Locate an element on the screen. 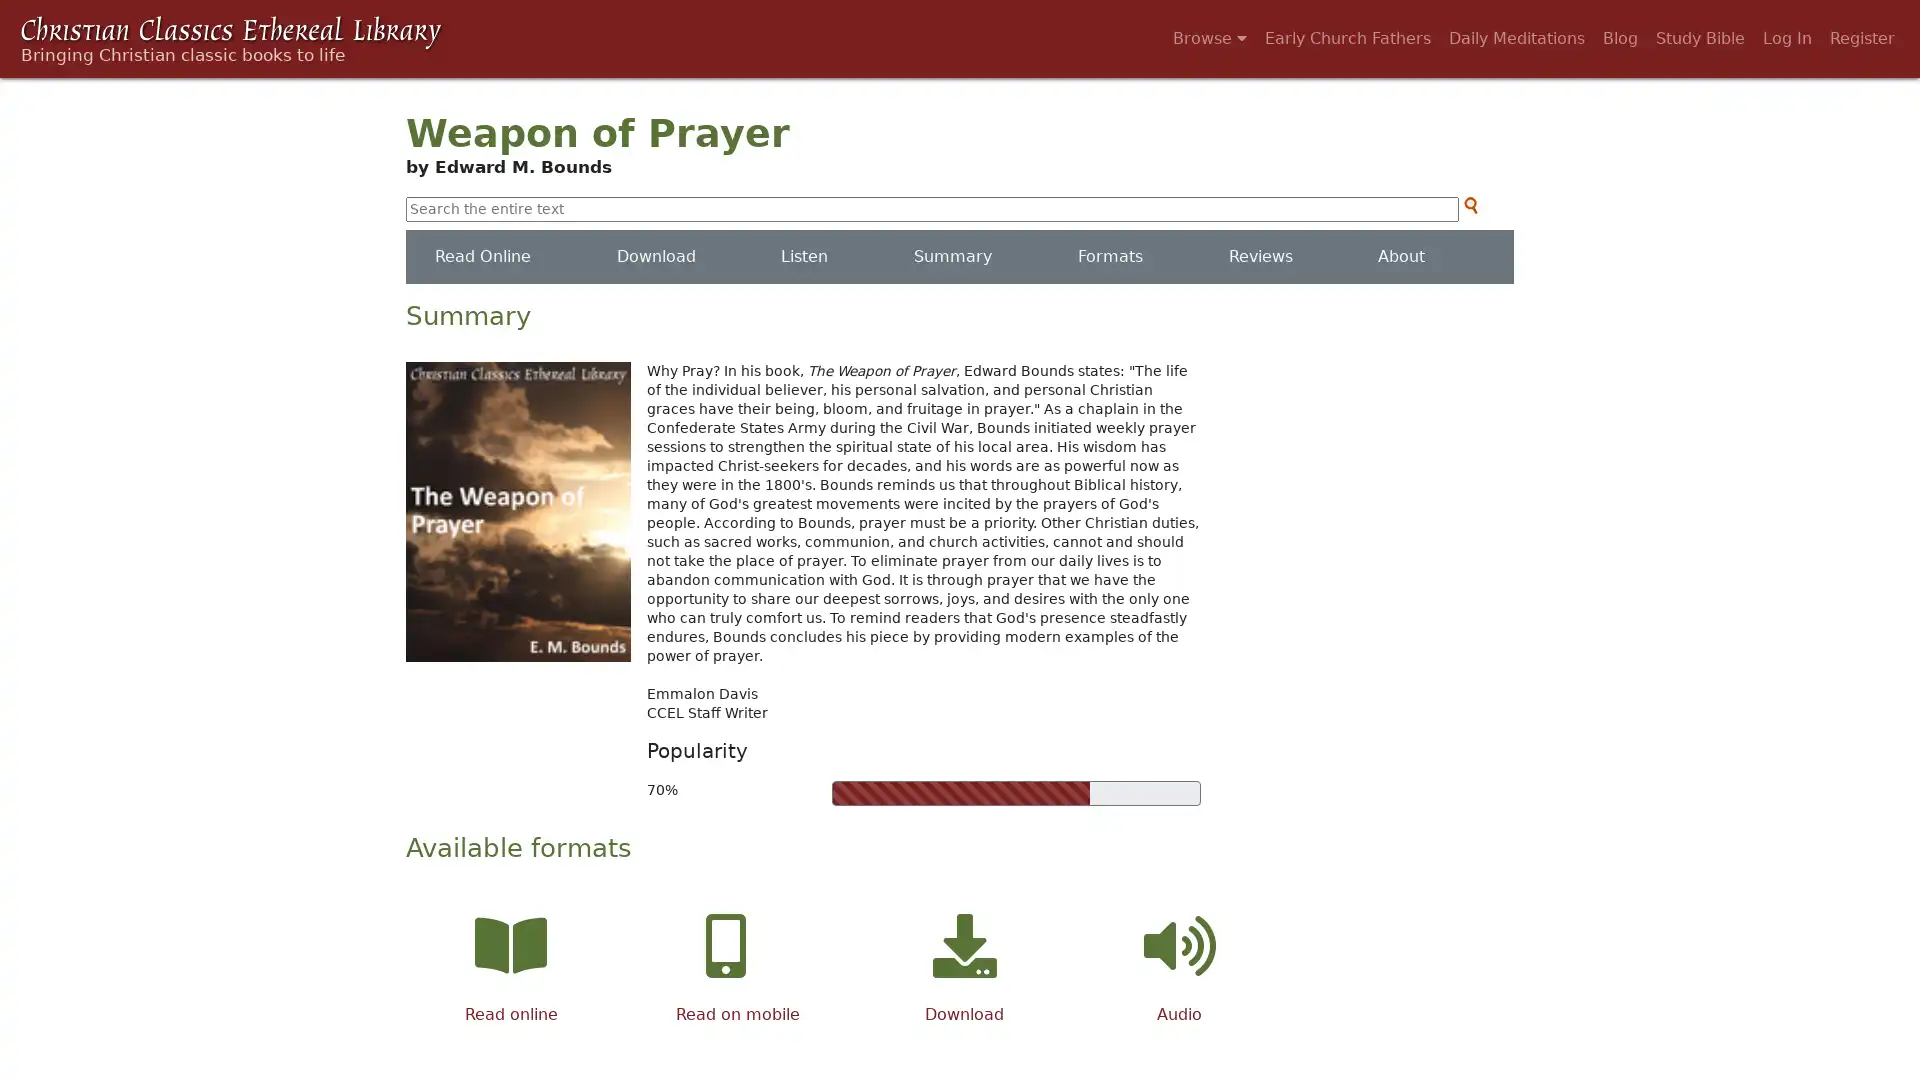 The width and height of the screenshot is (1920, 1080). Read Online is located at coordinates (483, 256).